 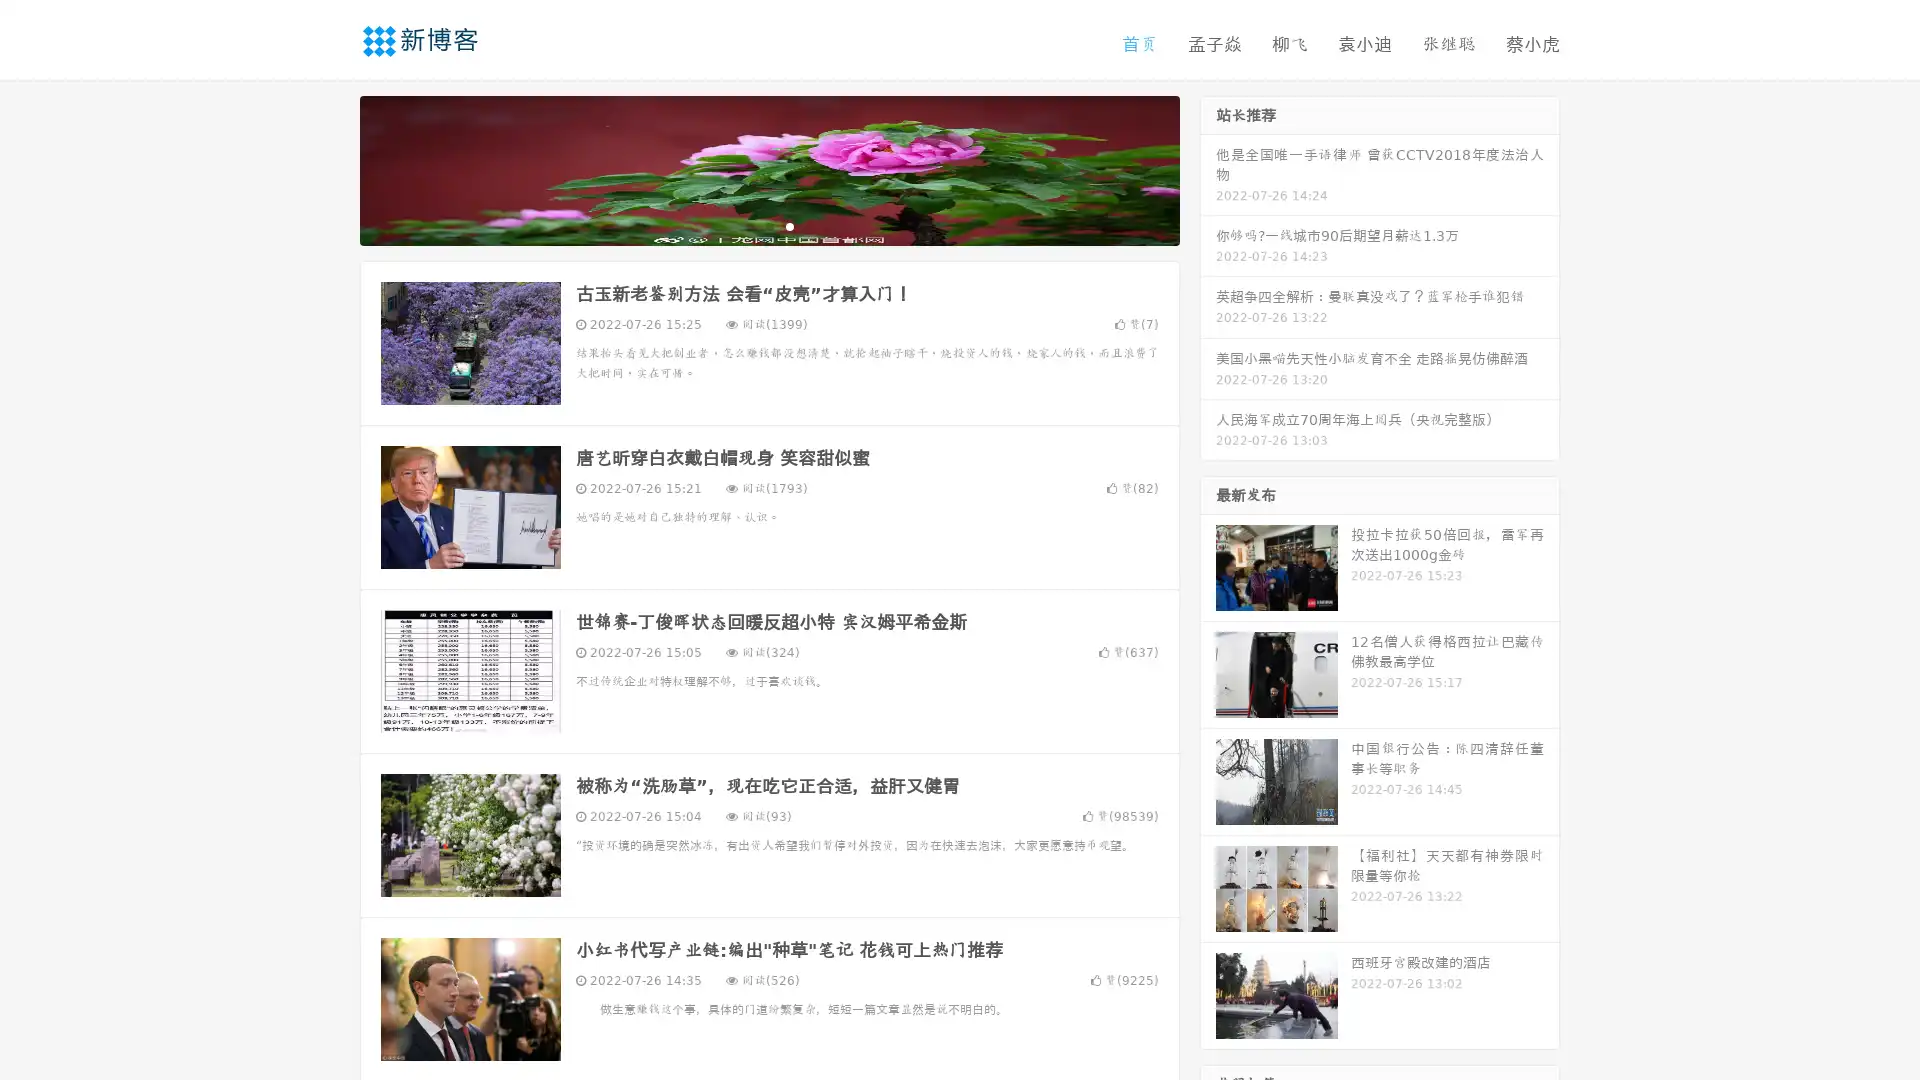 What do you see at coordinates (768, 225) in the screenshot?
I see `Go to slide 2` at bounding box center [768, 225].